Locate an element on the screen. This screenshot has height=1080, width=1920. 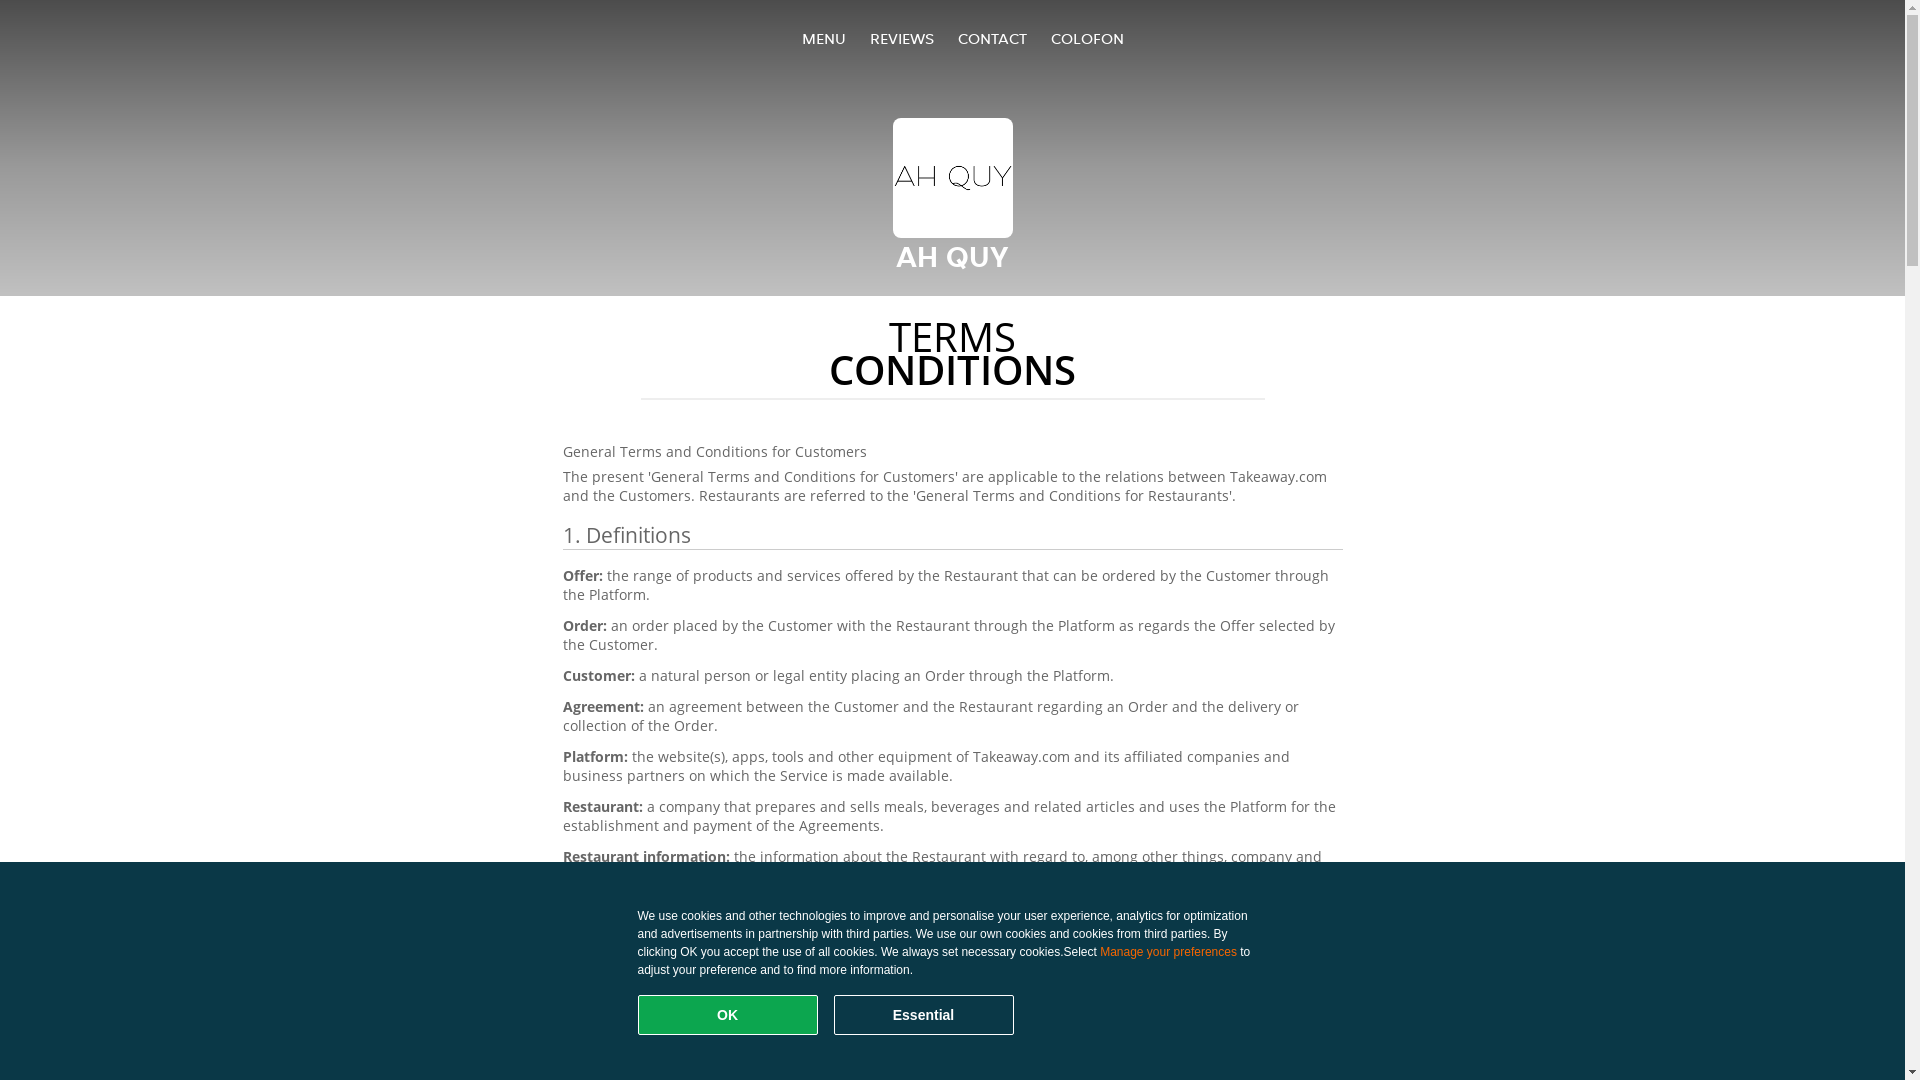
'MENU' is located at coordinates (824, 38).